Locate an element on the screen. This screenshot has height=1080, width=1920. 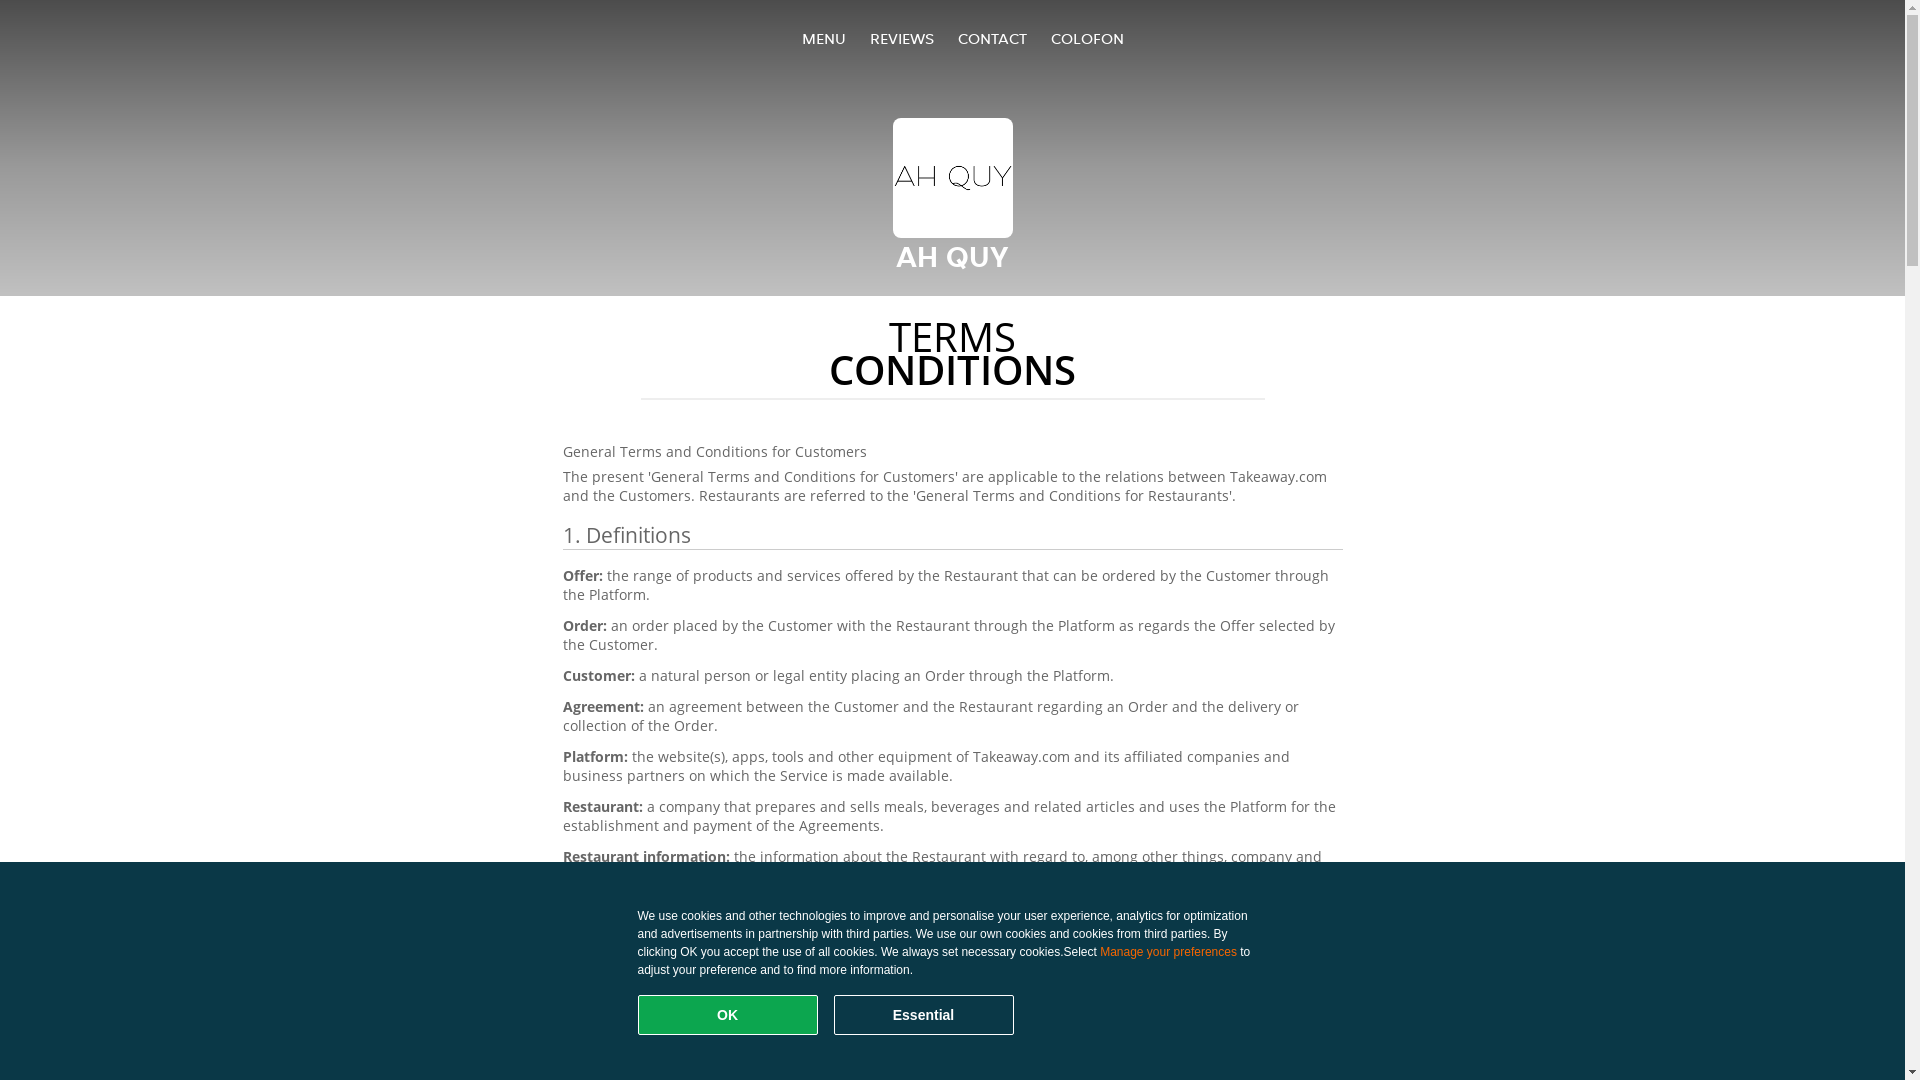
'MENU' is located at coordinates (824, 38).